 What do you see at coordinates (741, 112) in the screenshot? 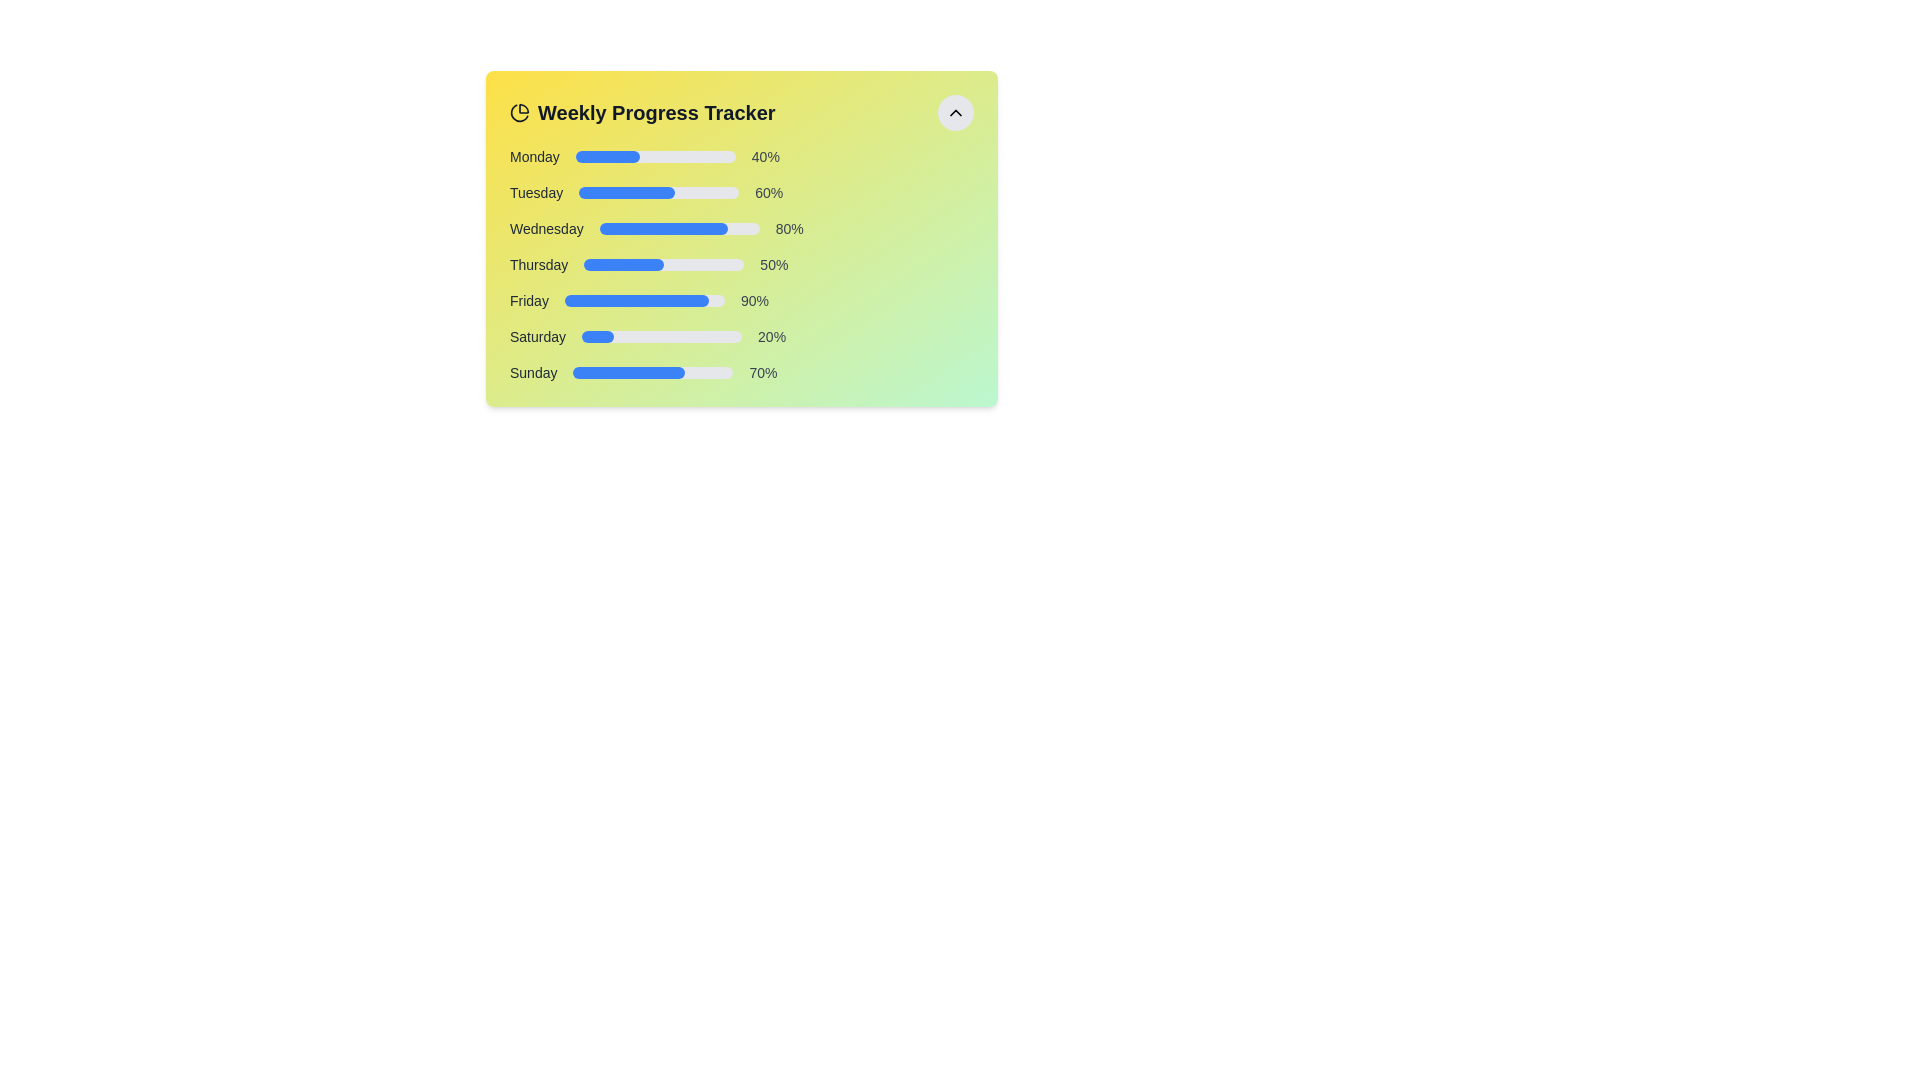
I see `the purpose of the 'Weekly Progress Tracker' section` at bounding box center [741, 112].